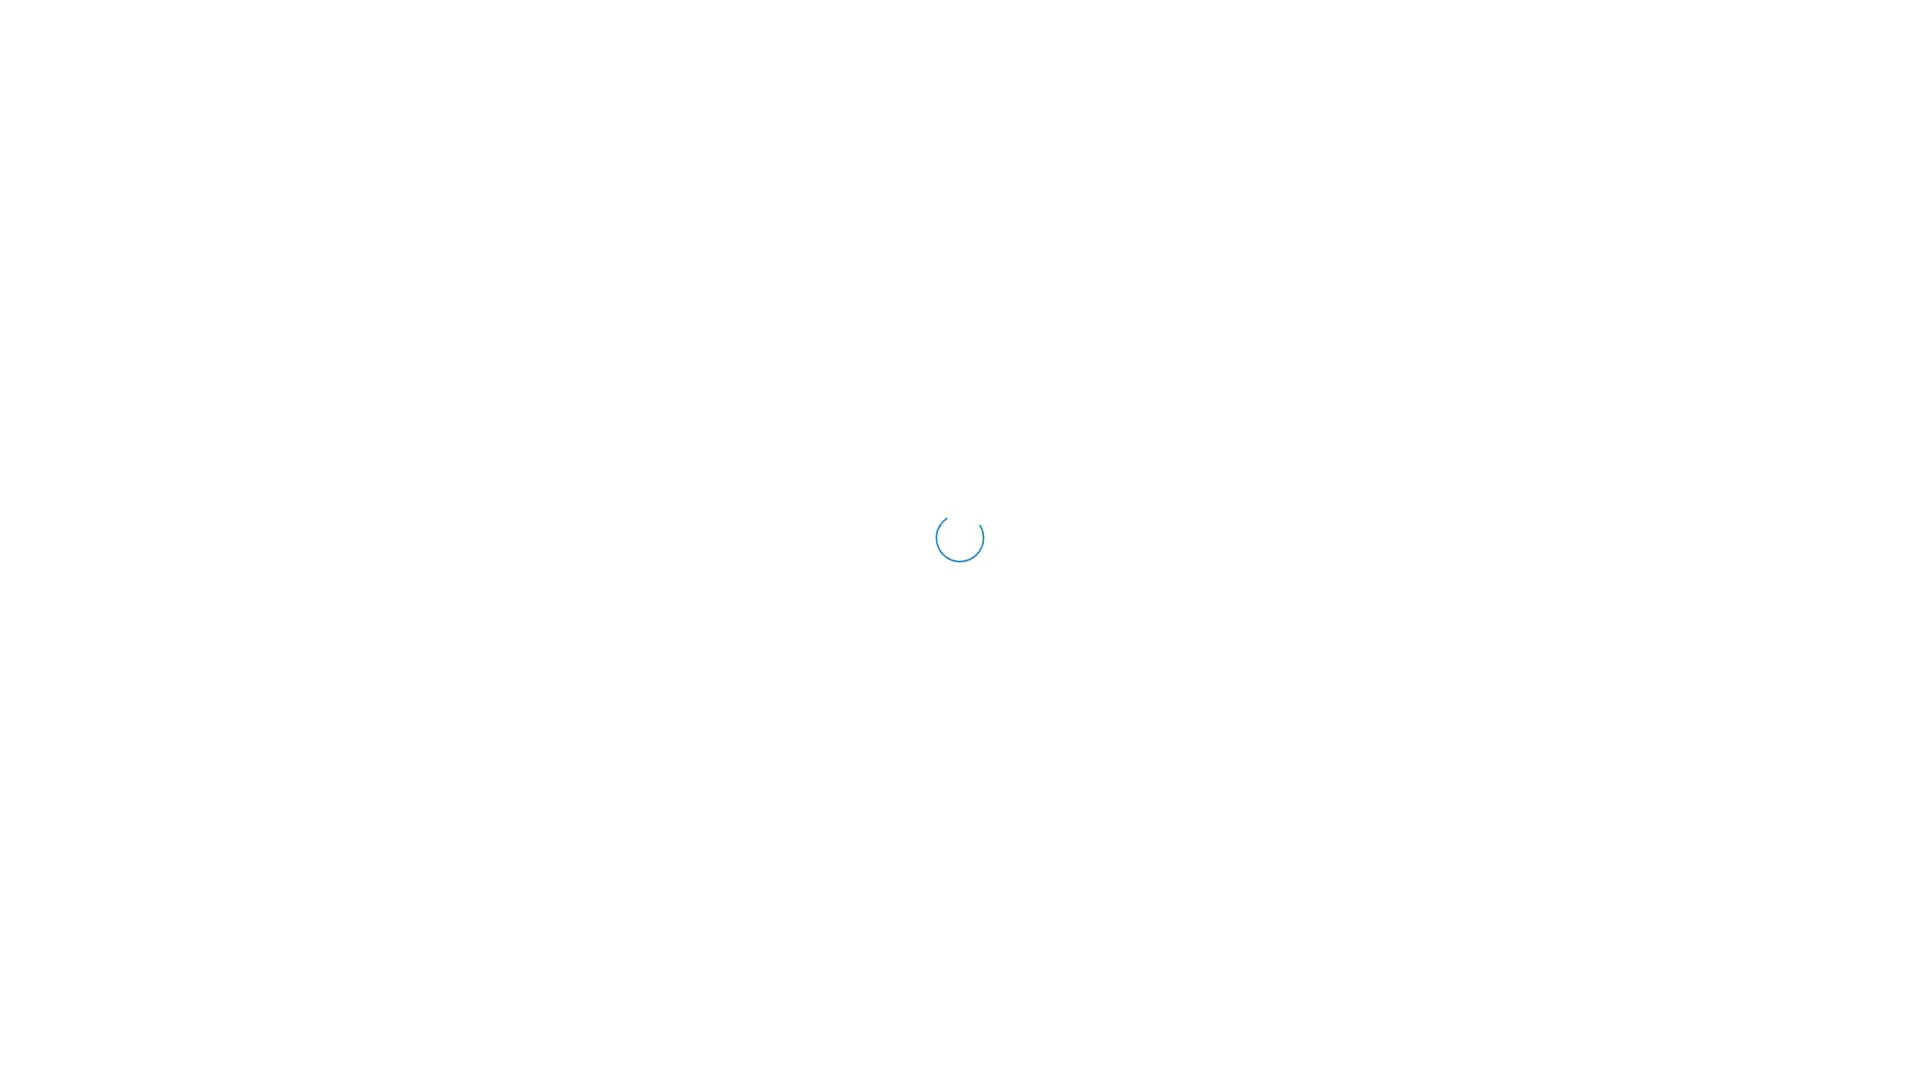 Image resolution: width=1920 pixels, height=1080 pixels. I want to click on SIGN IN, so click(960, 559).